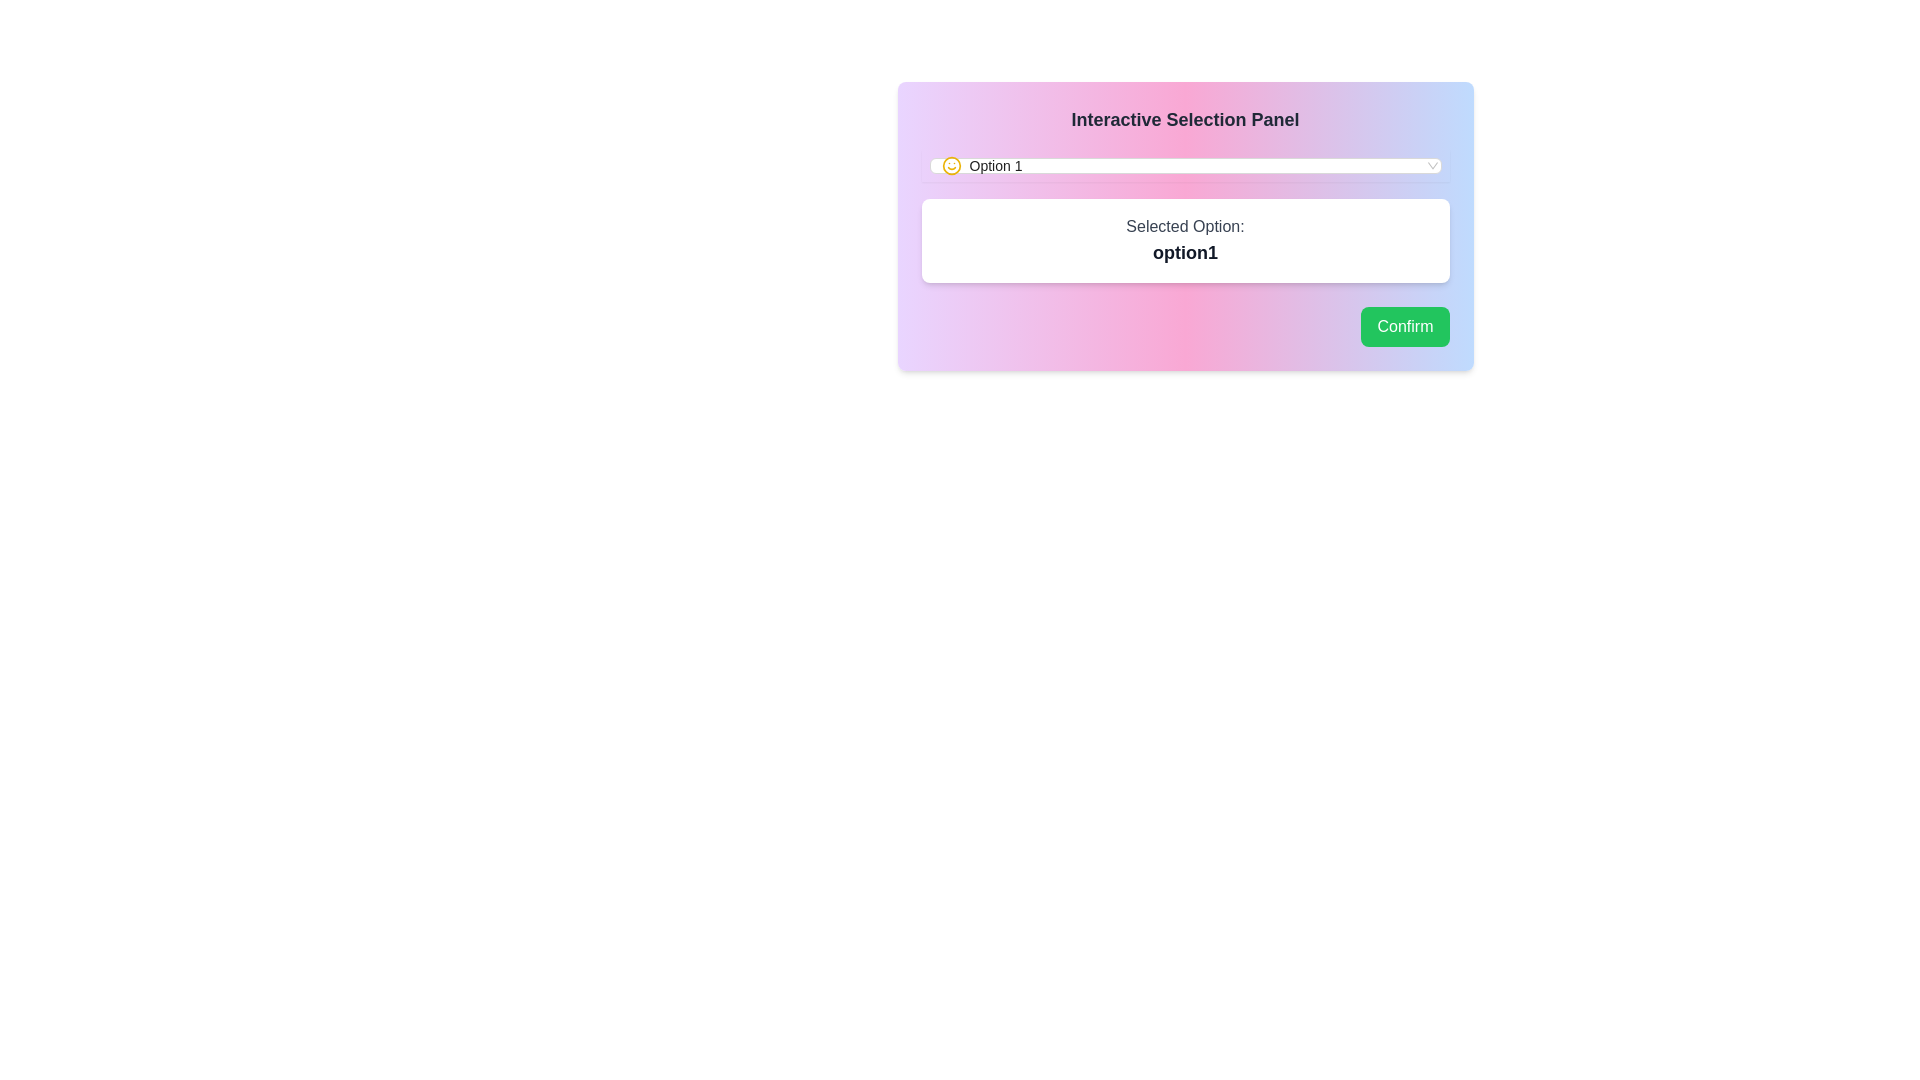 The height and width of the screenshot is (1080, 1920). What do you see at coordinates (1404, 326) in the screenshot?
I see `the confirmation button located in the bottom right area of the interactive selection panel to finalize user actions` at bounding box center [1404, 326].